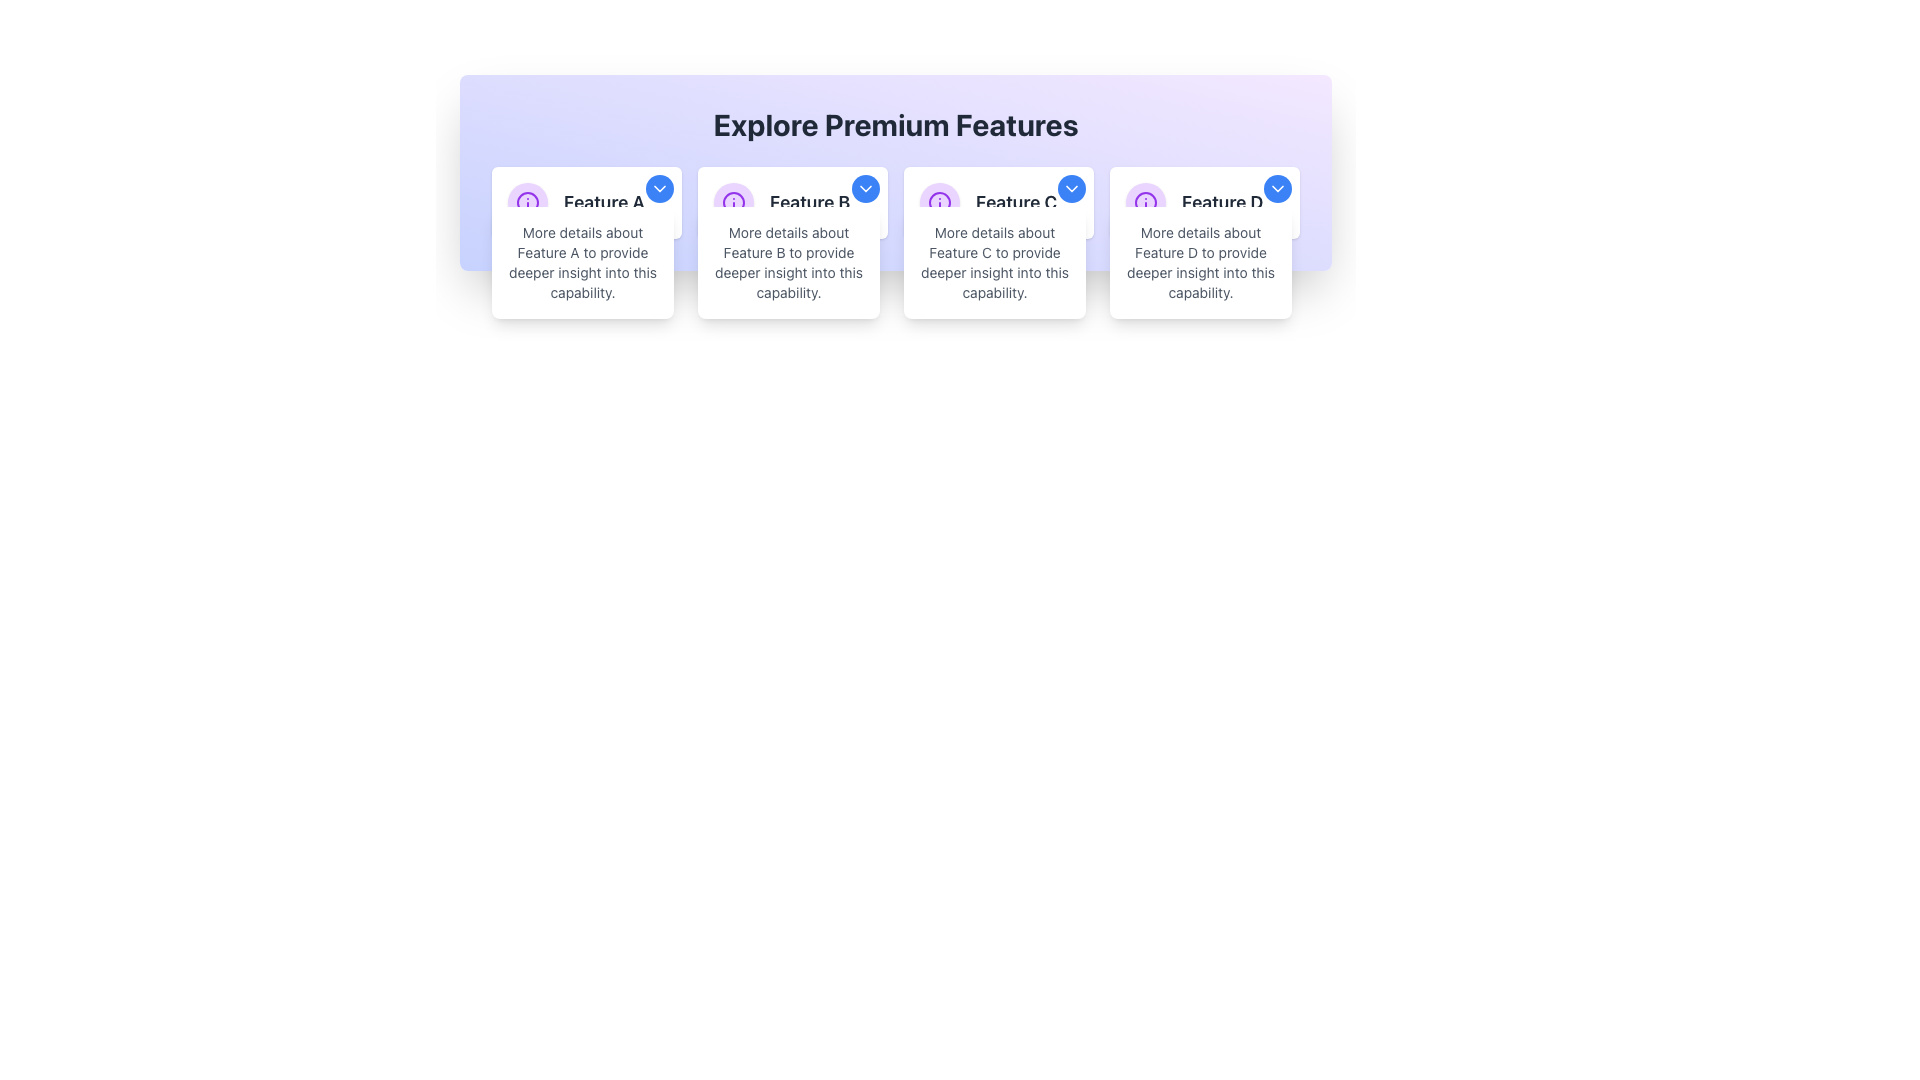  I want to click on the Text Label with Icon located in the first section from the left under the heading 'Explore Premium Features', so click(585, 203).